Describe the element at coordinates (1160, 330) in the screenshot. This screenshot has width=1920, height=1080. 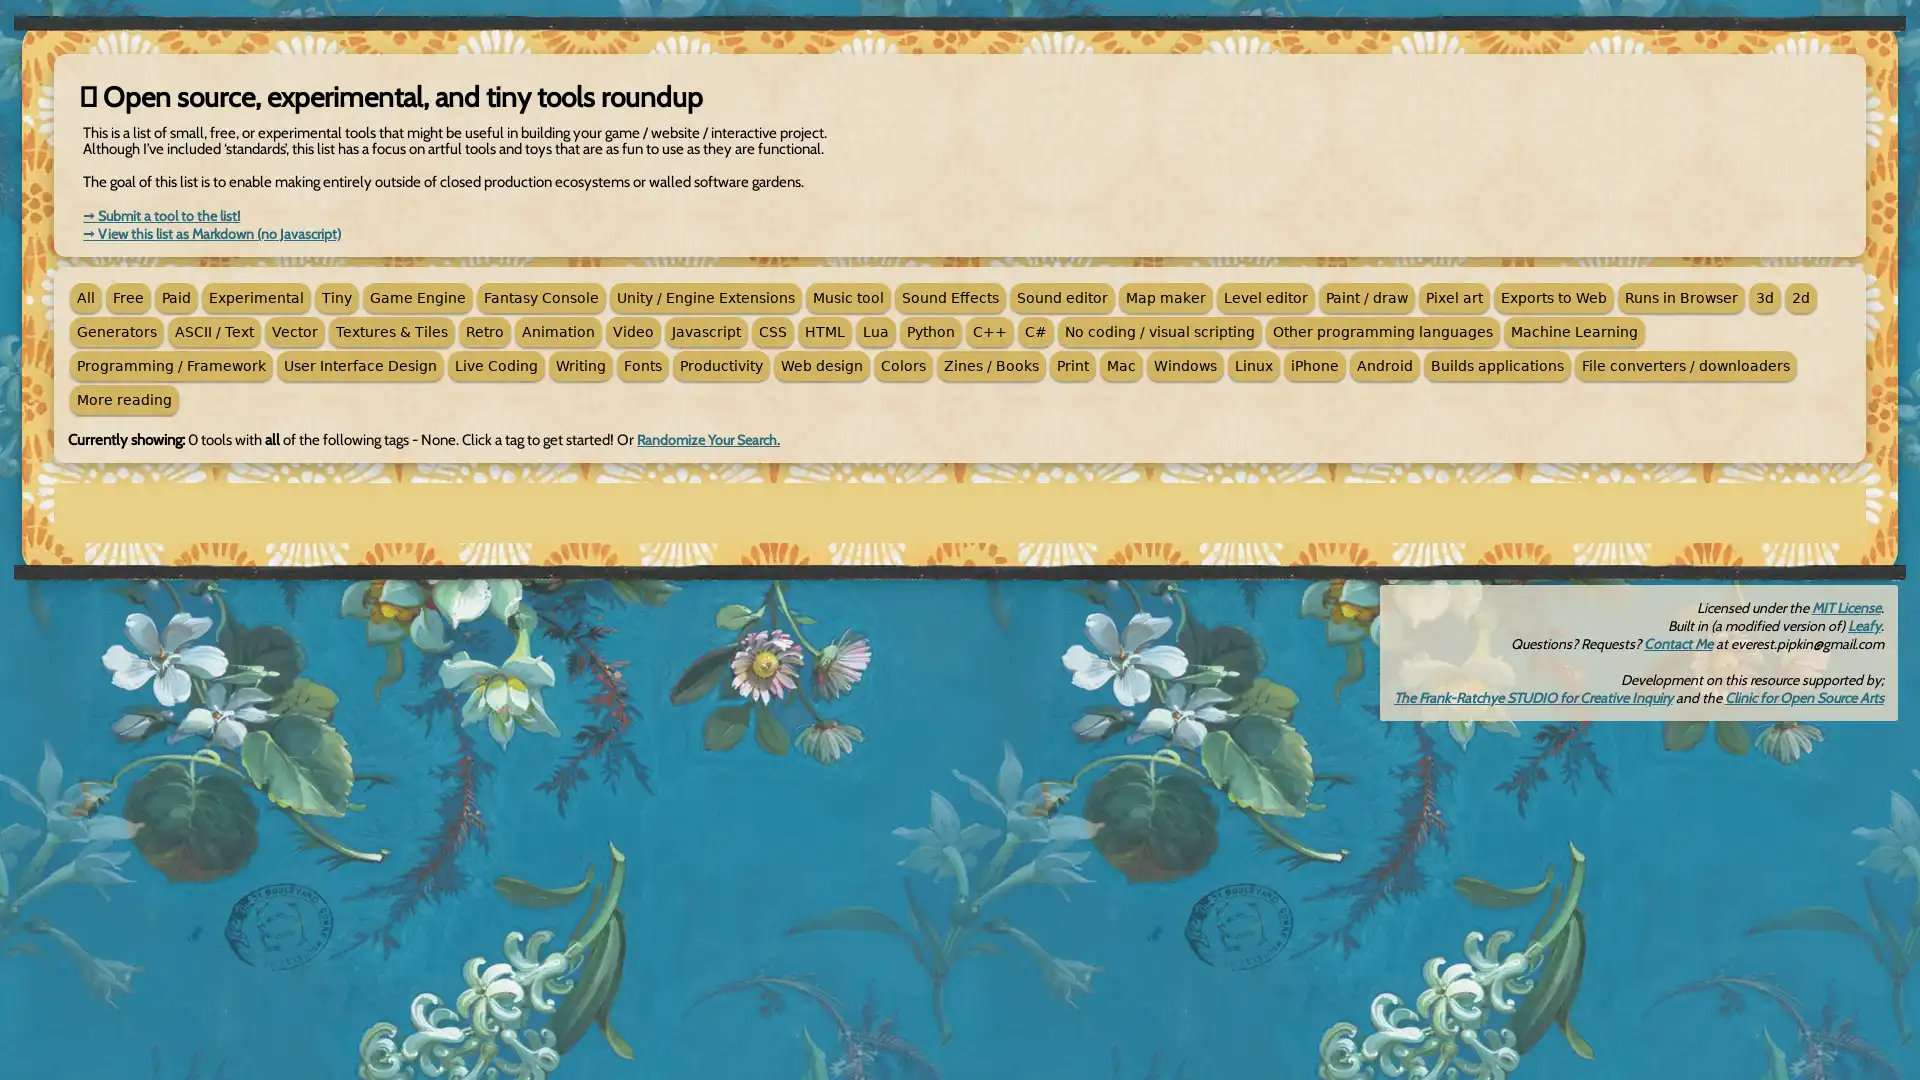
I see `No coding / visual scripting` at that location.